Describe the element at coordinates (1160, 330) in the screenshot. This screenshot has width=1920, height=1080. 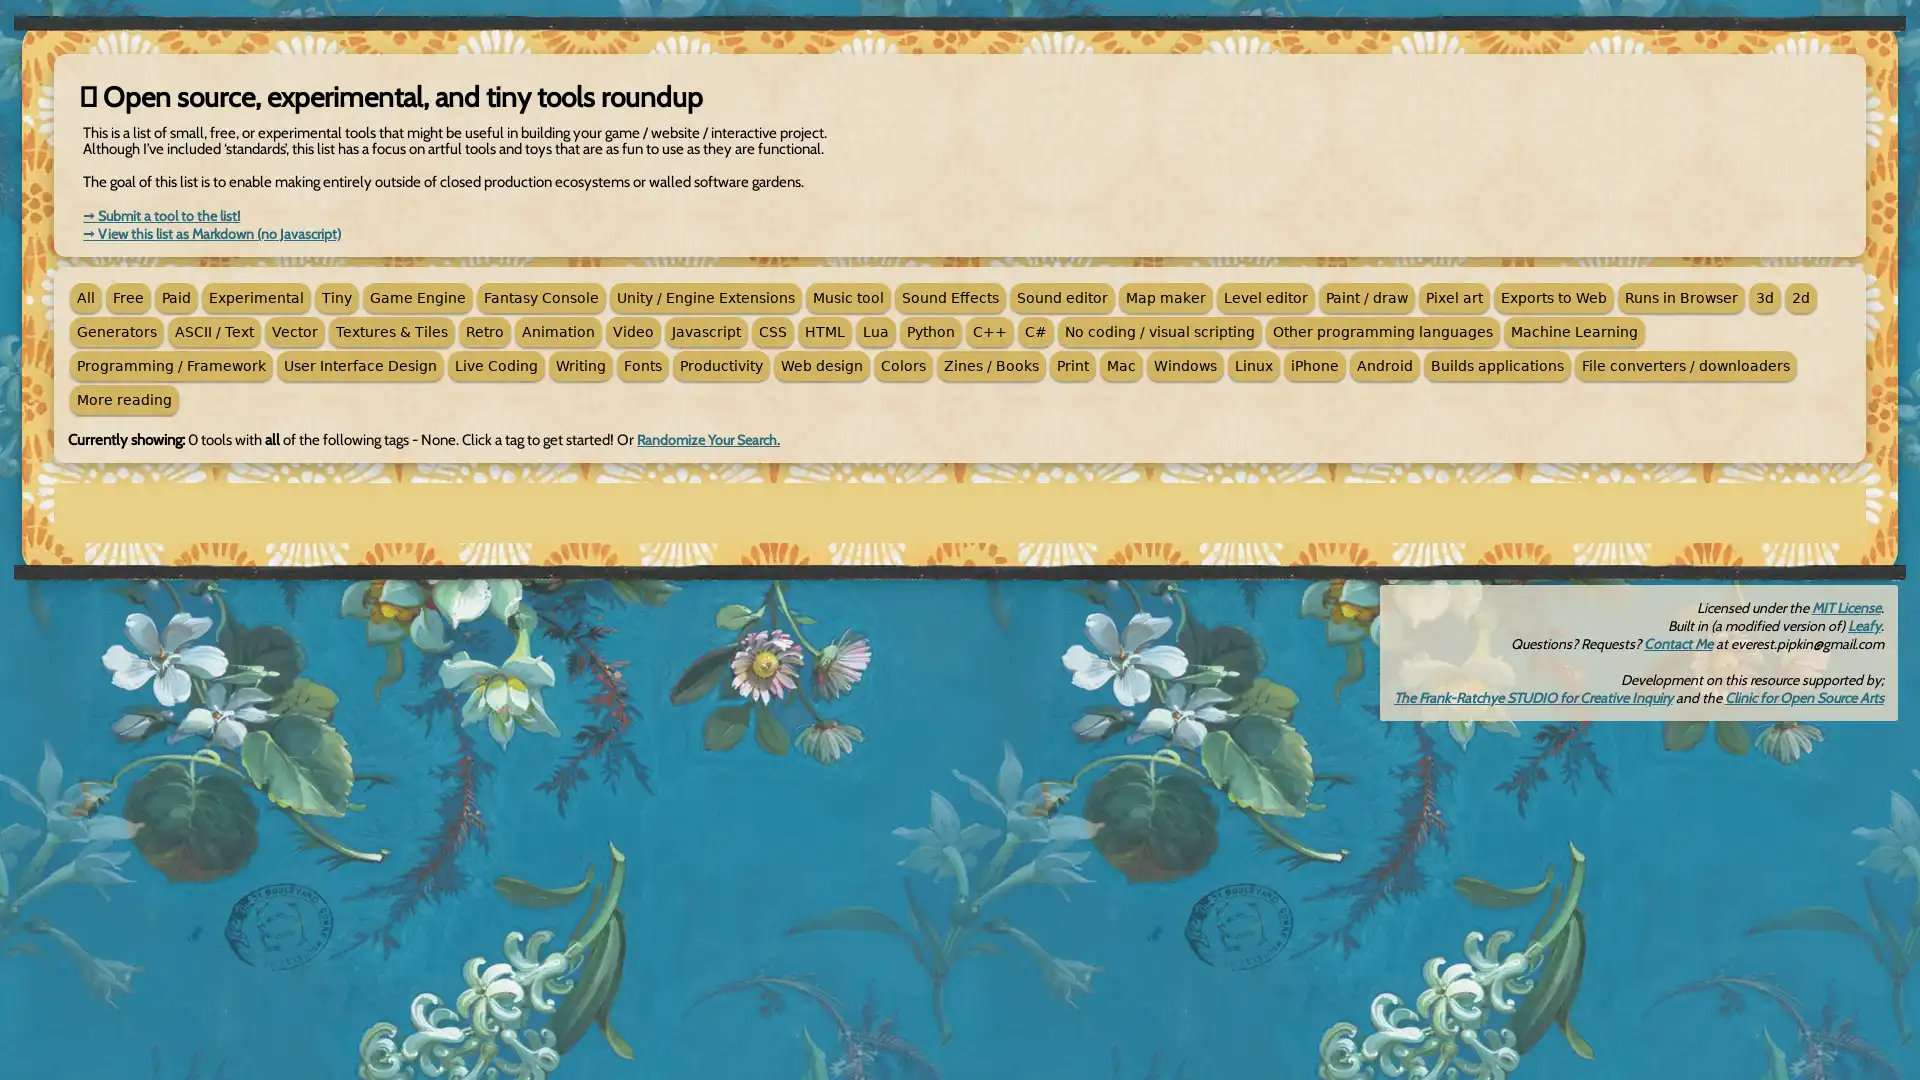
I see `No coding / visual scripting` at that location.